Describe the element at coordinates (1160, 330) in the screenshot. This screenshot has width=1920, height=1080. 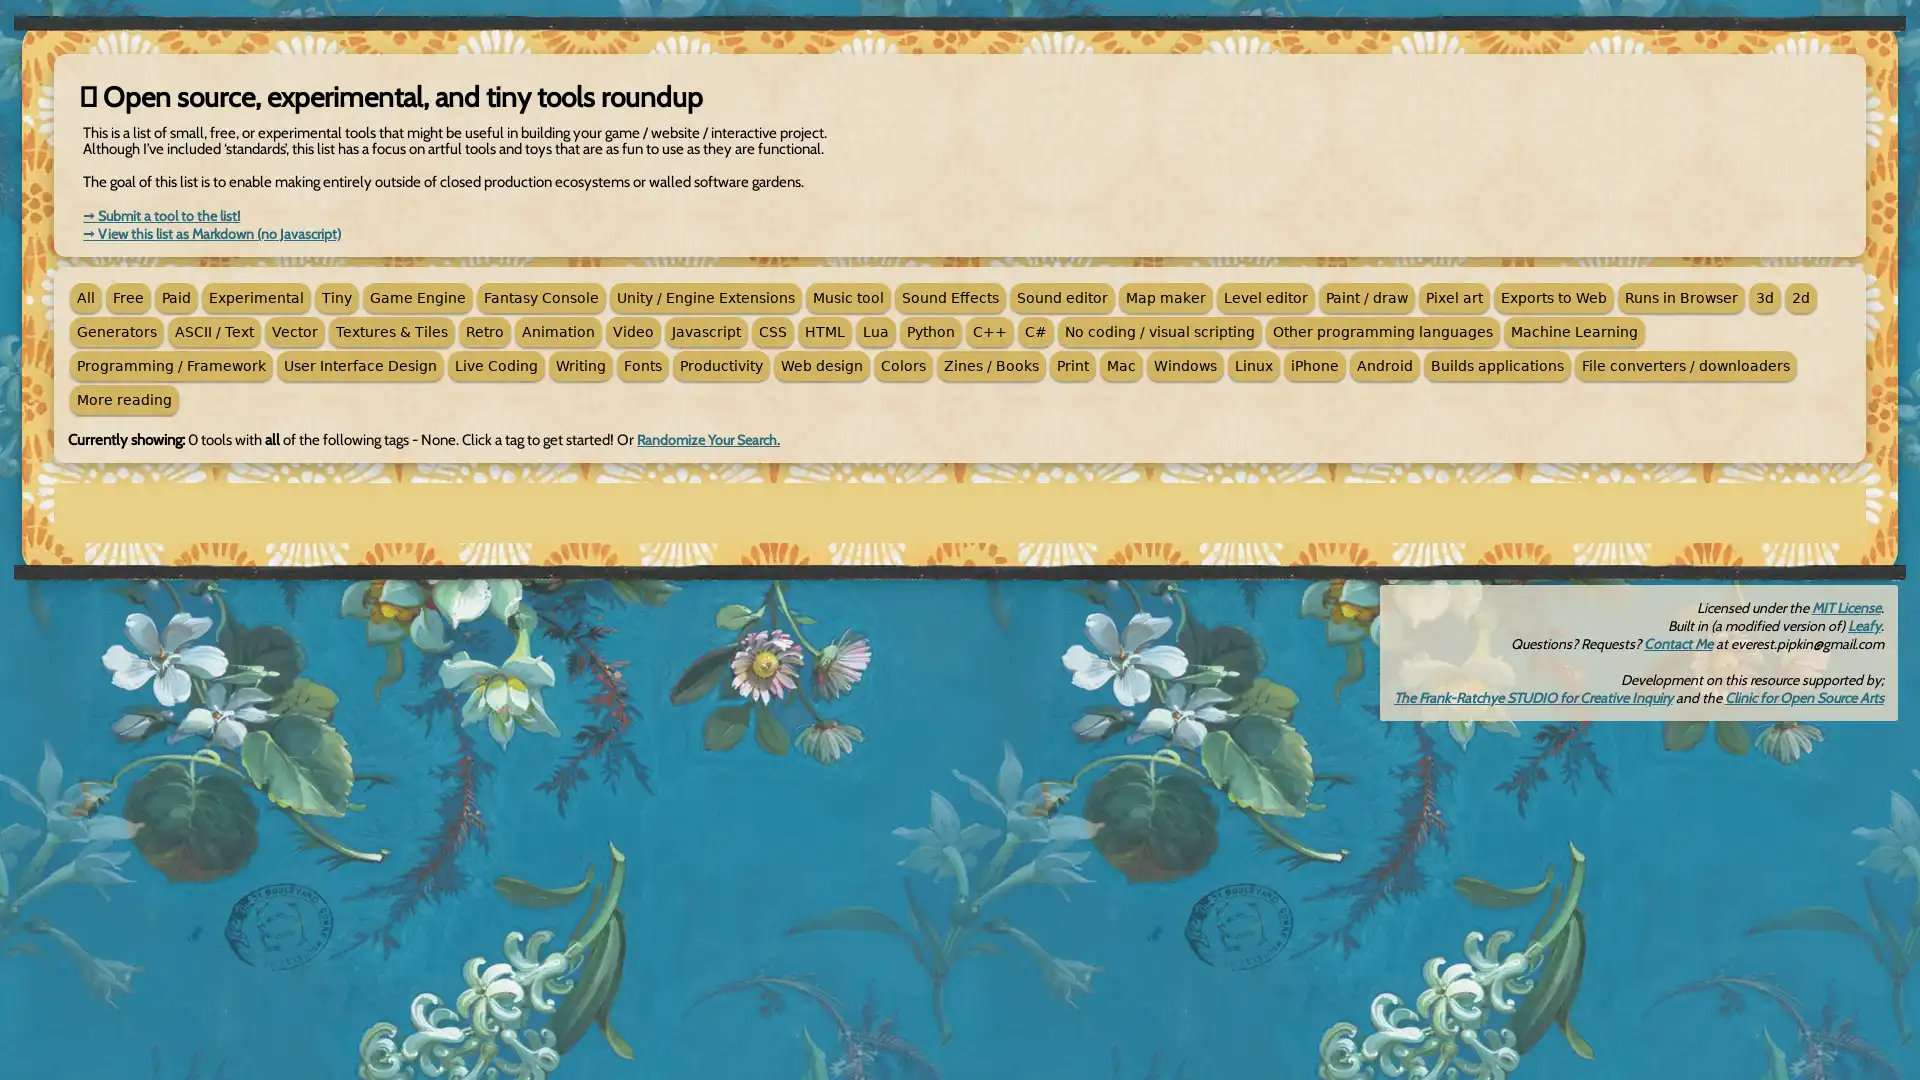
I see `No coding / visual scripting` at that location.